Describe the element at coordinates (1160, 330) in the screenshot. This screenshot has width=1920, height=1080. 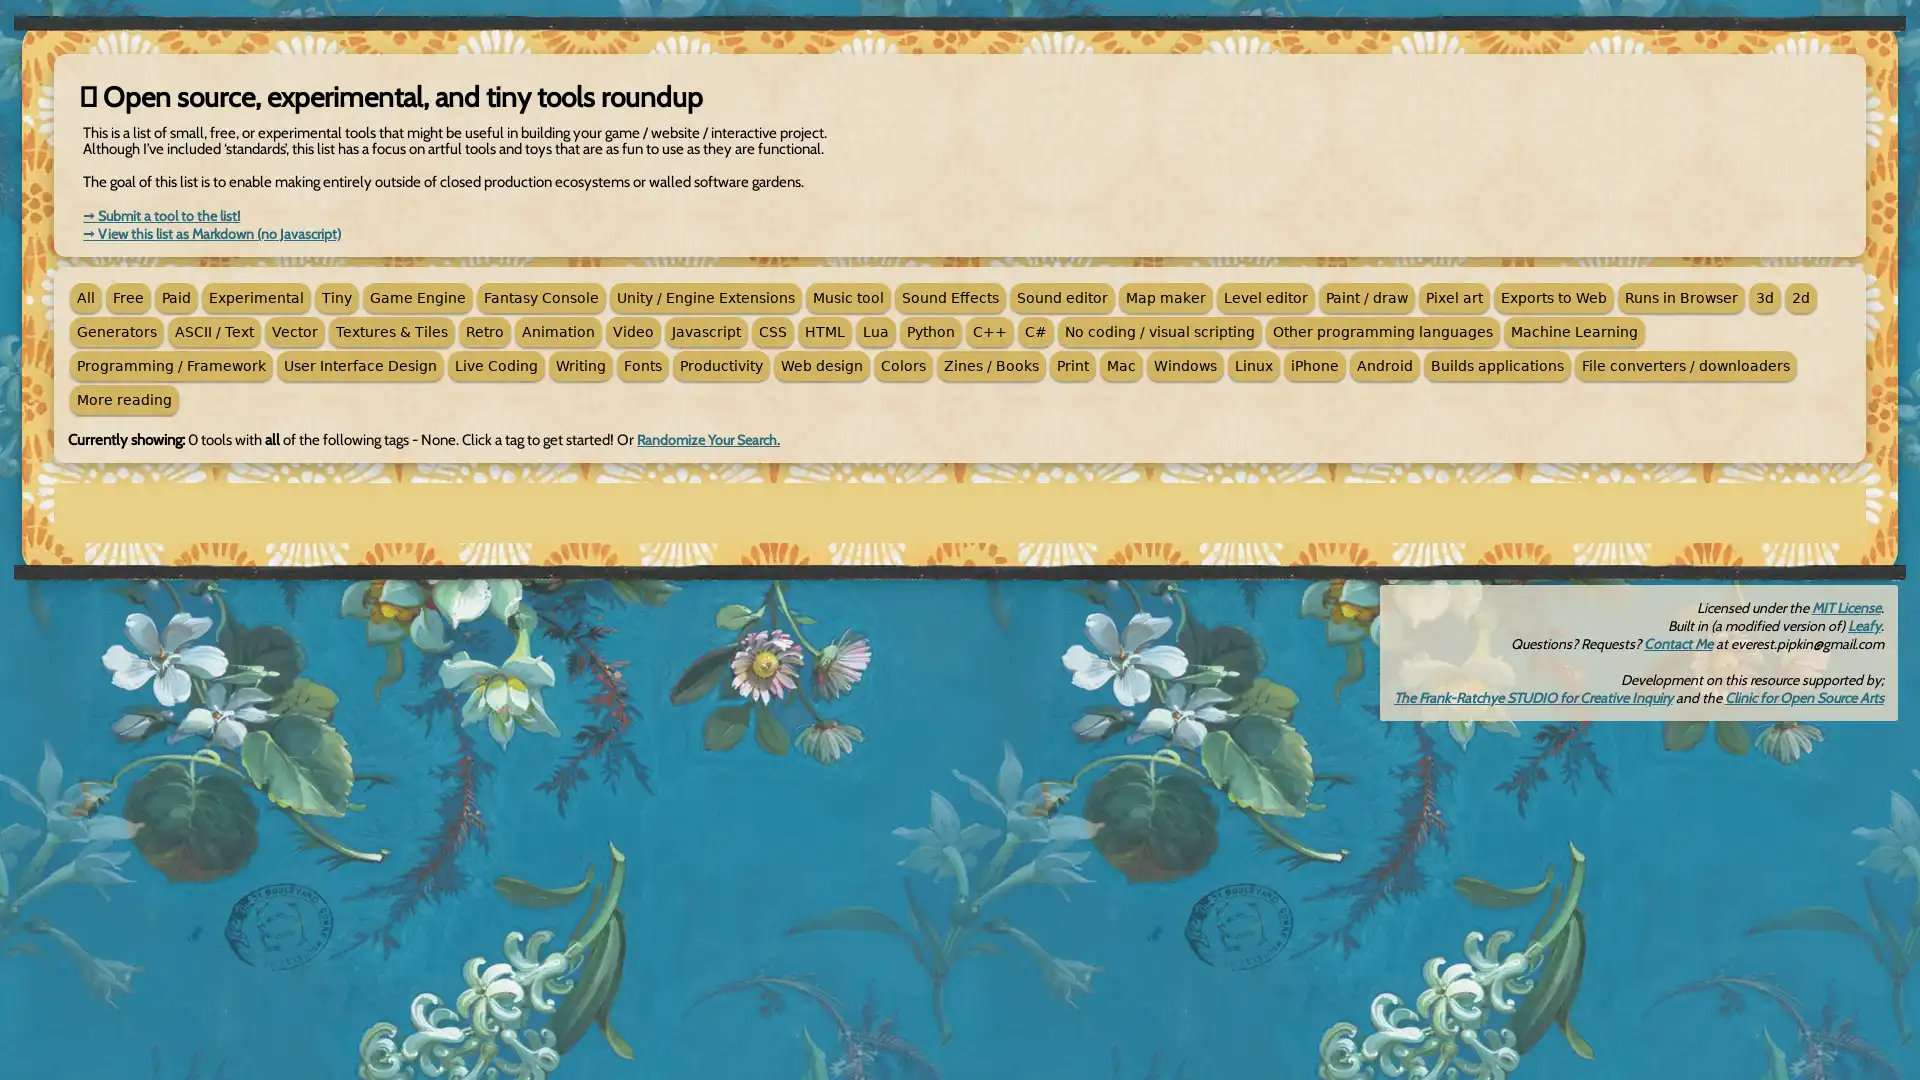
I see `No coding / visual scripting` at that location.